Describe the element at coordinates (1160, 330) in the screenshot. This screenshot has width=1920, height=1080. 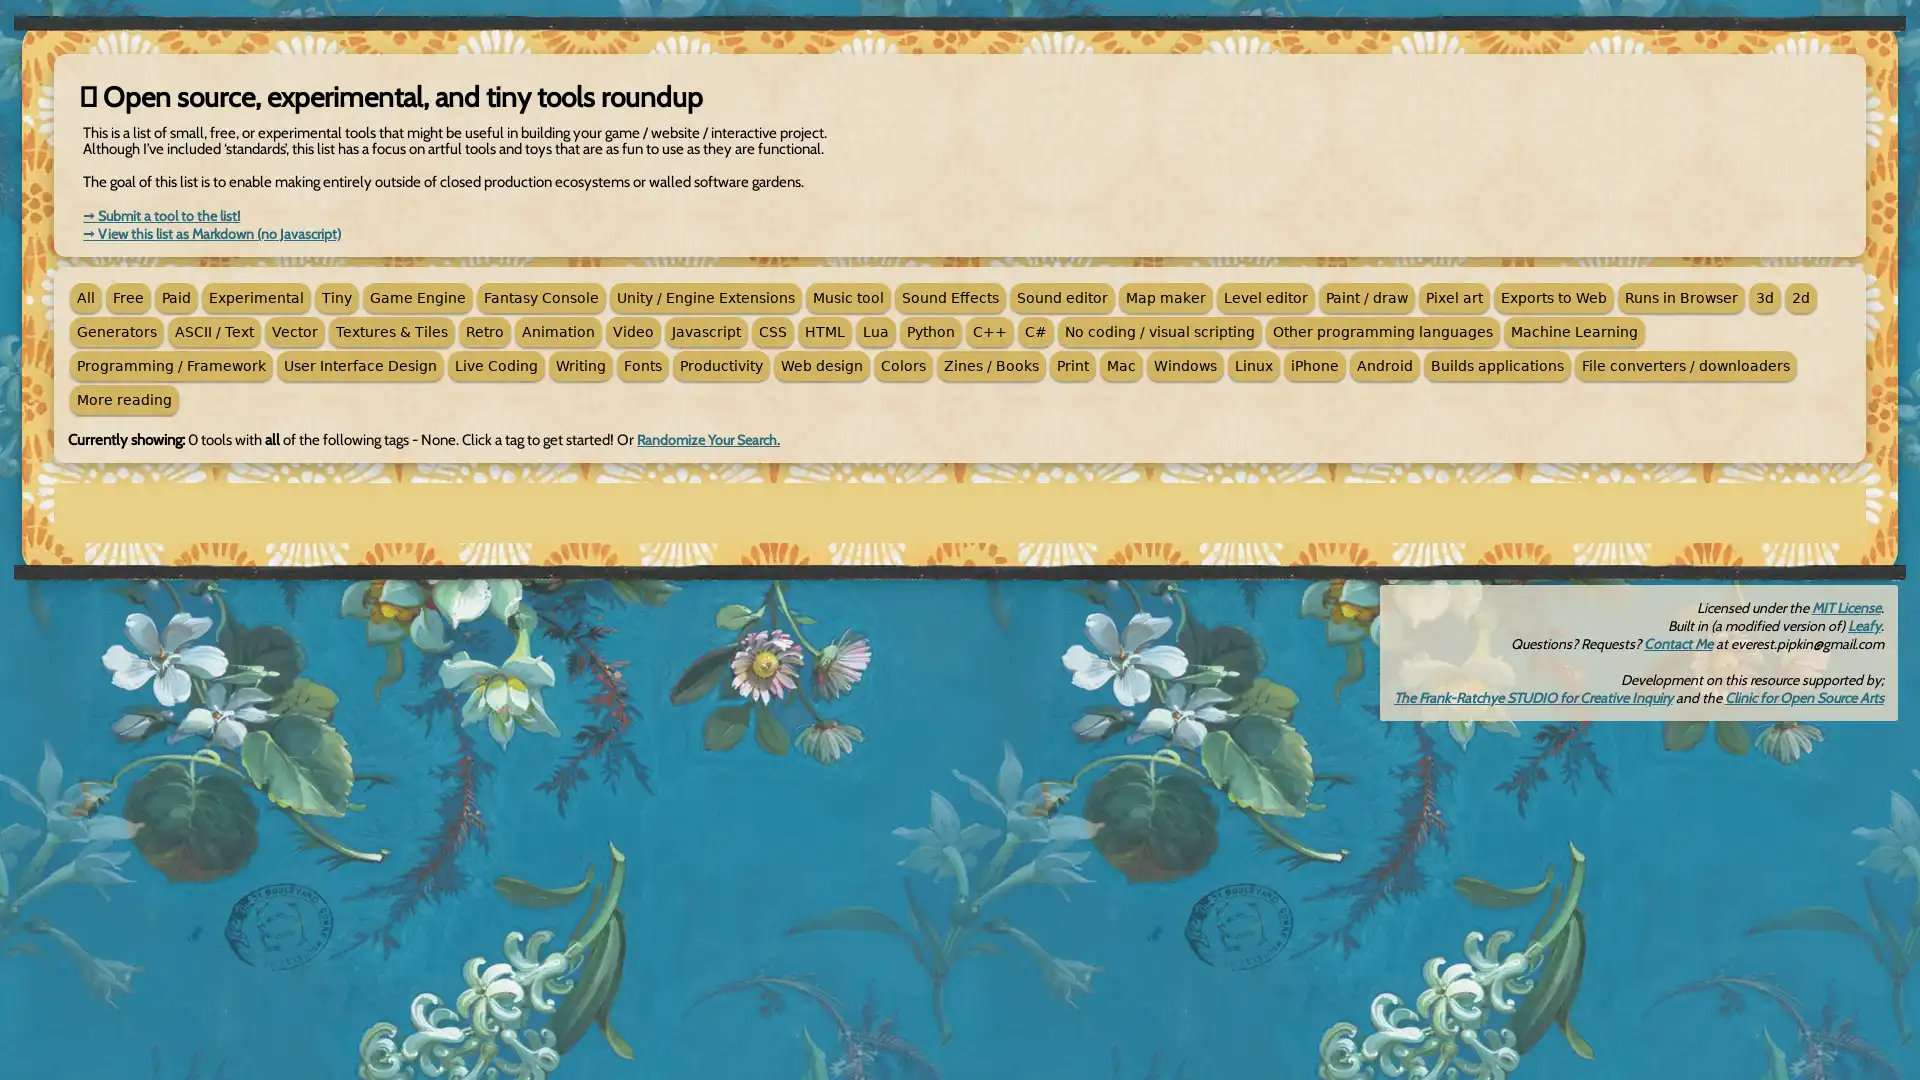
I see `No coding / visual scripting` at that location.